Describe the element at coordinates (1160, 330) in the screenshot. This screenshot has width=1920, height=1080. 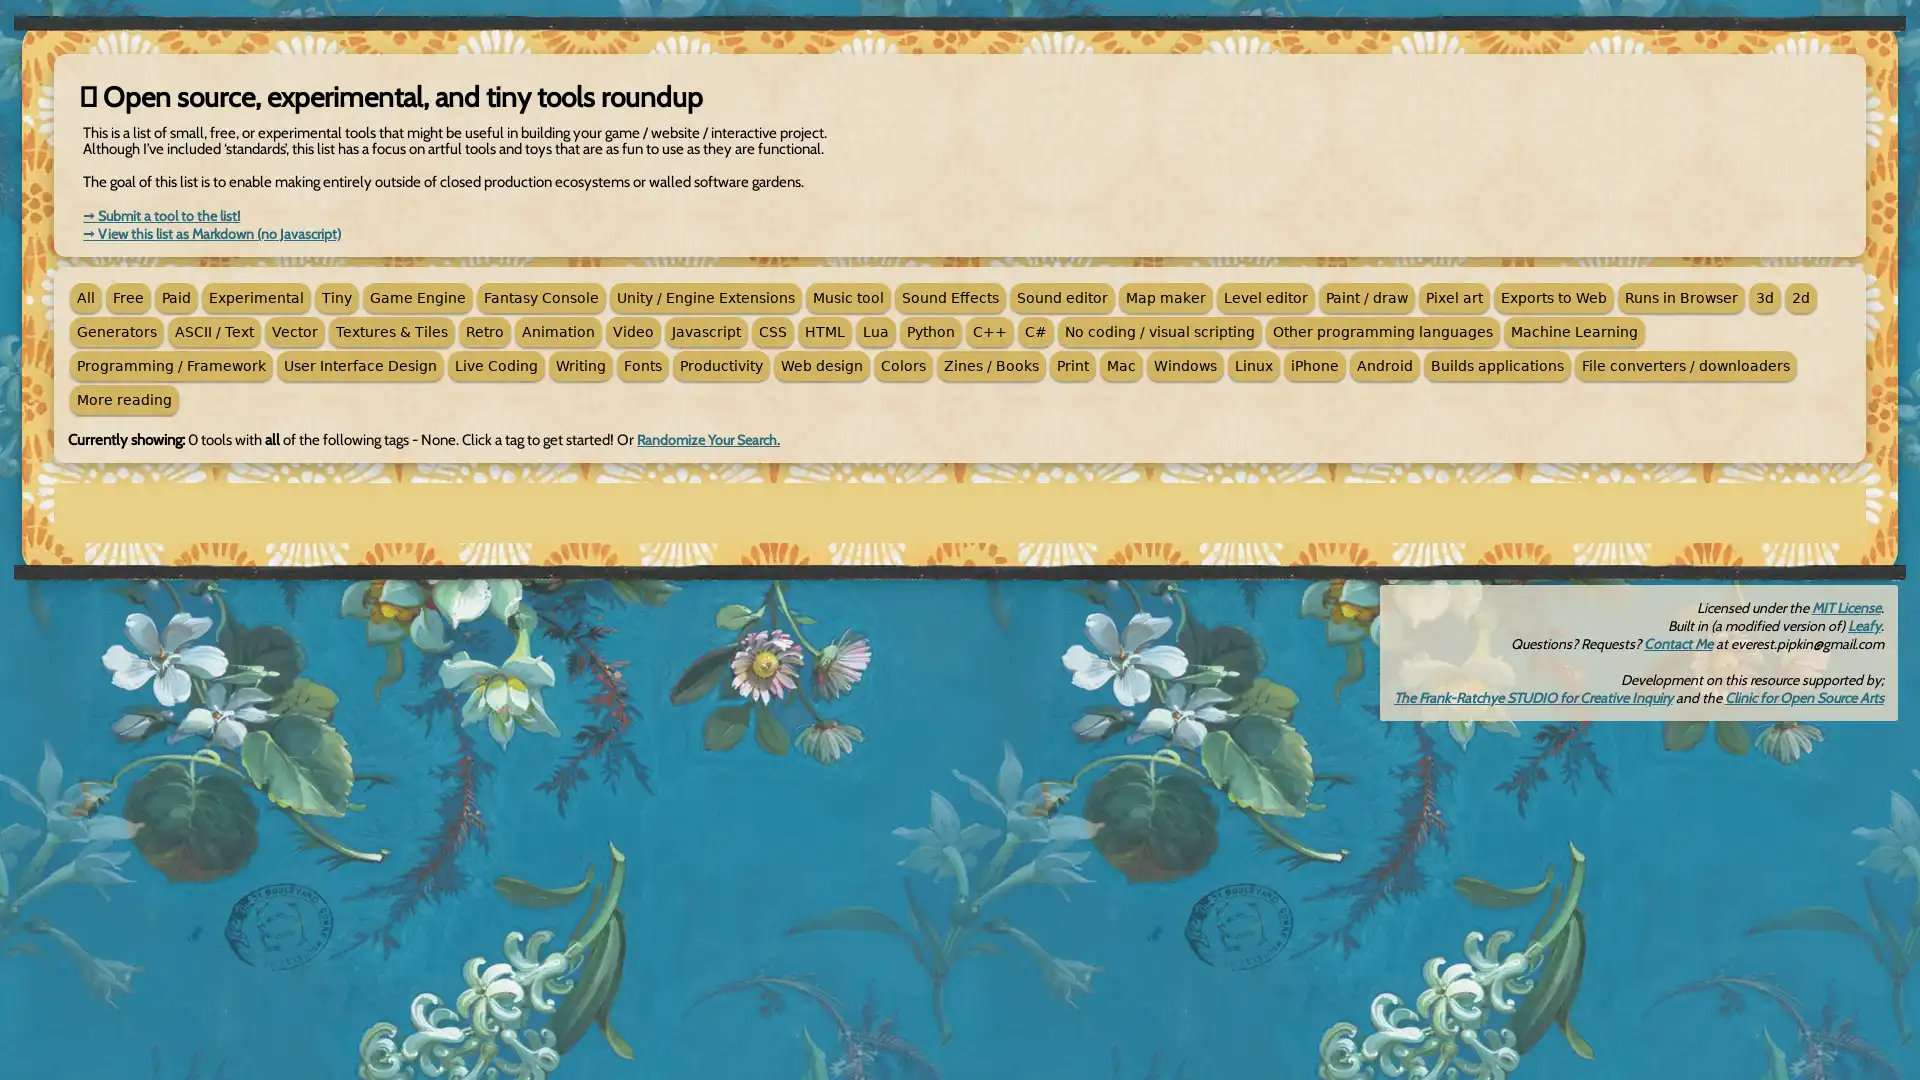
I see `No coding / visual scripting` at that location.